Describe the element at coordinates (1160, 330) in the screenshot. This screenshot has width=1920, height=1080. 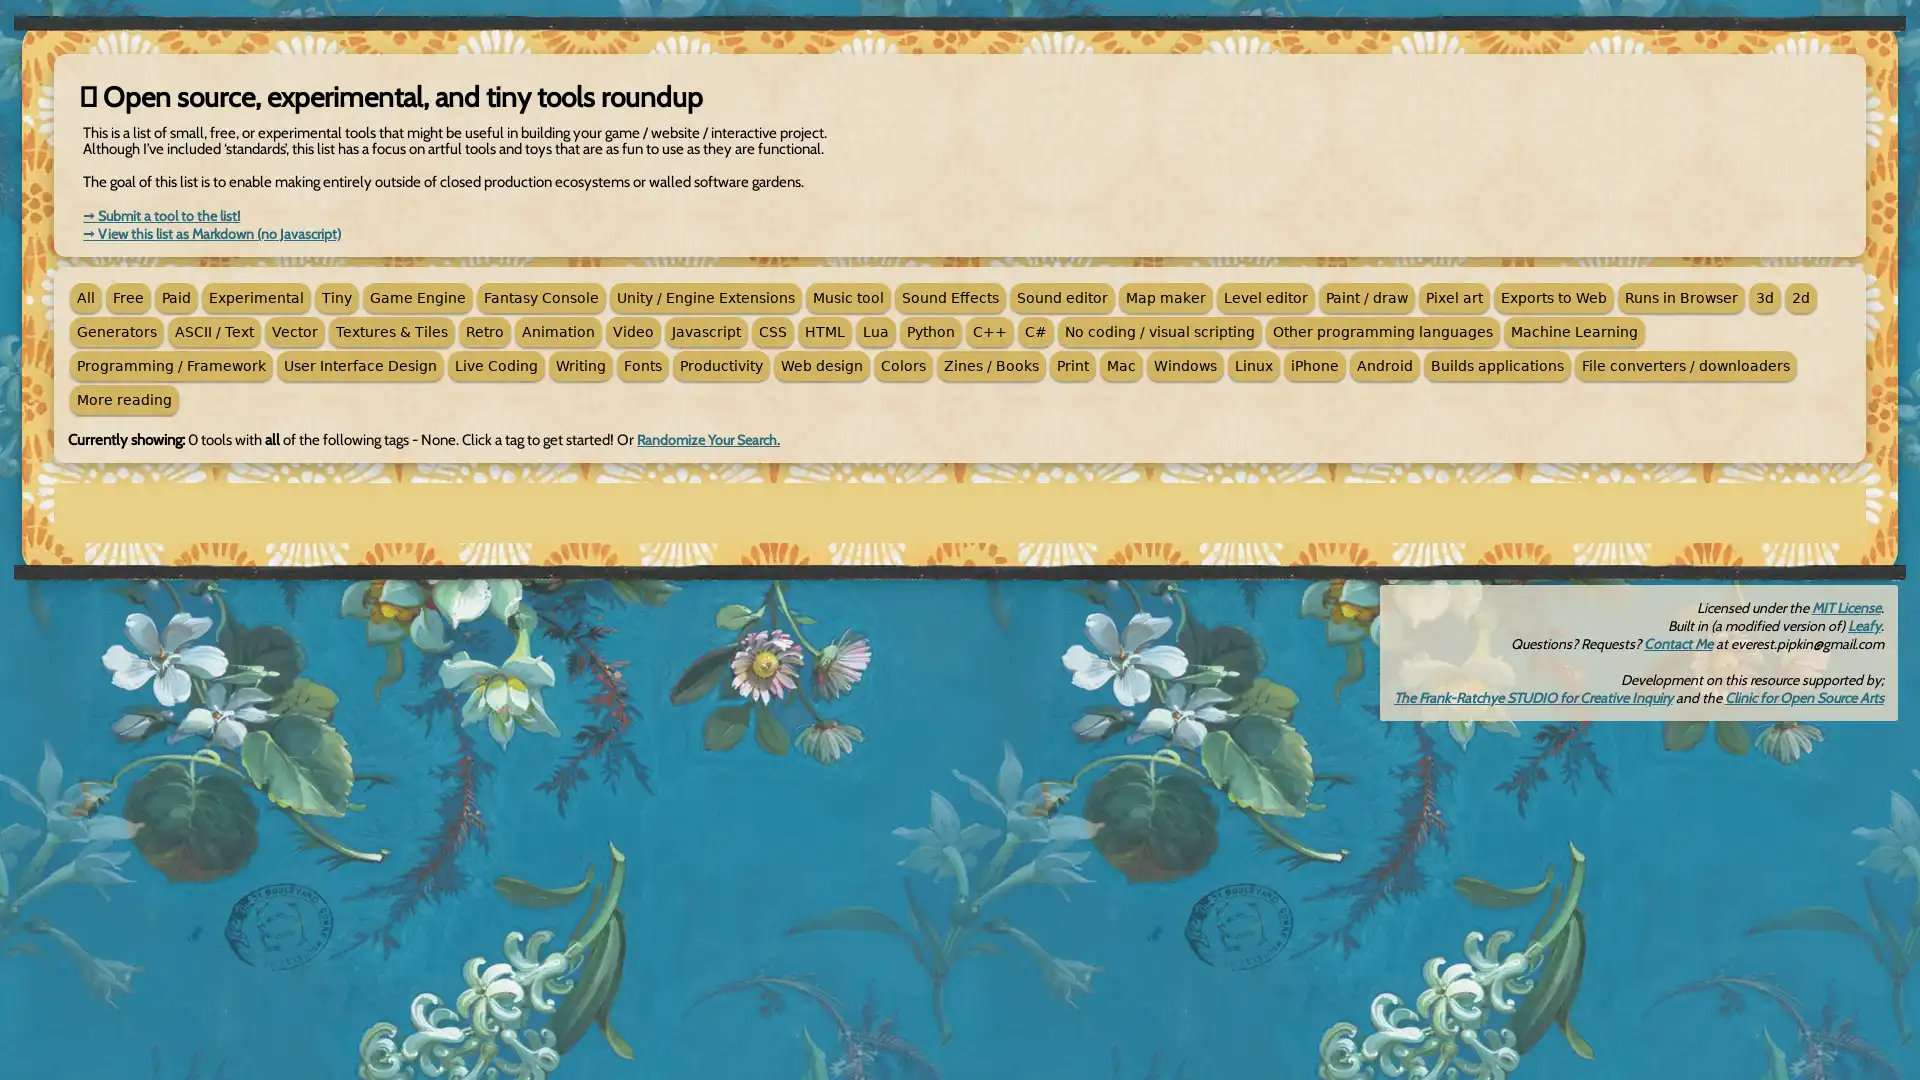
I see `No coding / visual scripting` at that location.